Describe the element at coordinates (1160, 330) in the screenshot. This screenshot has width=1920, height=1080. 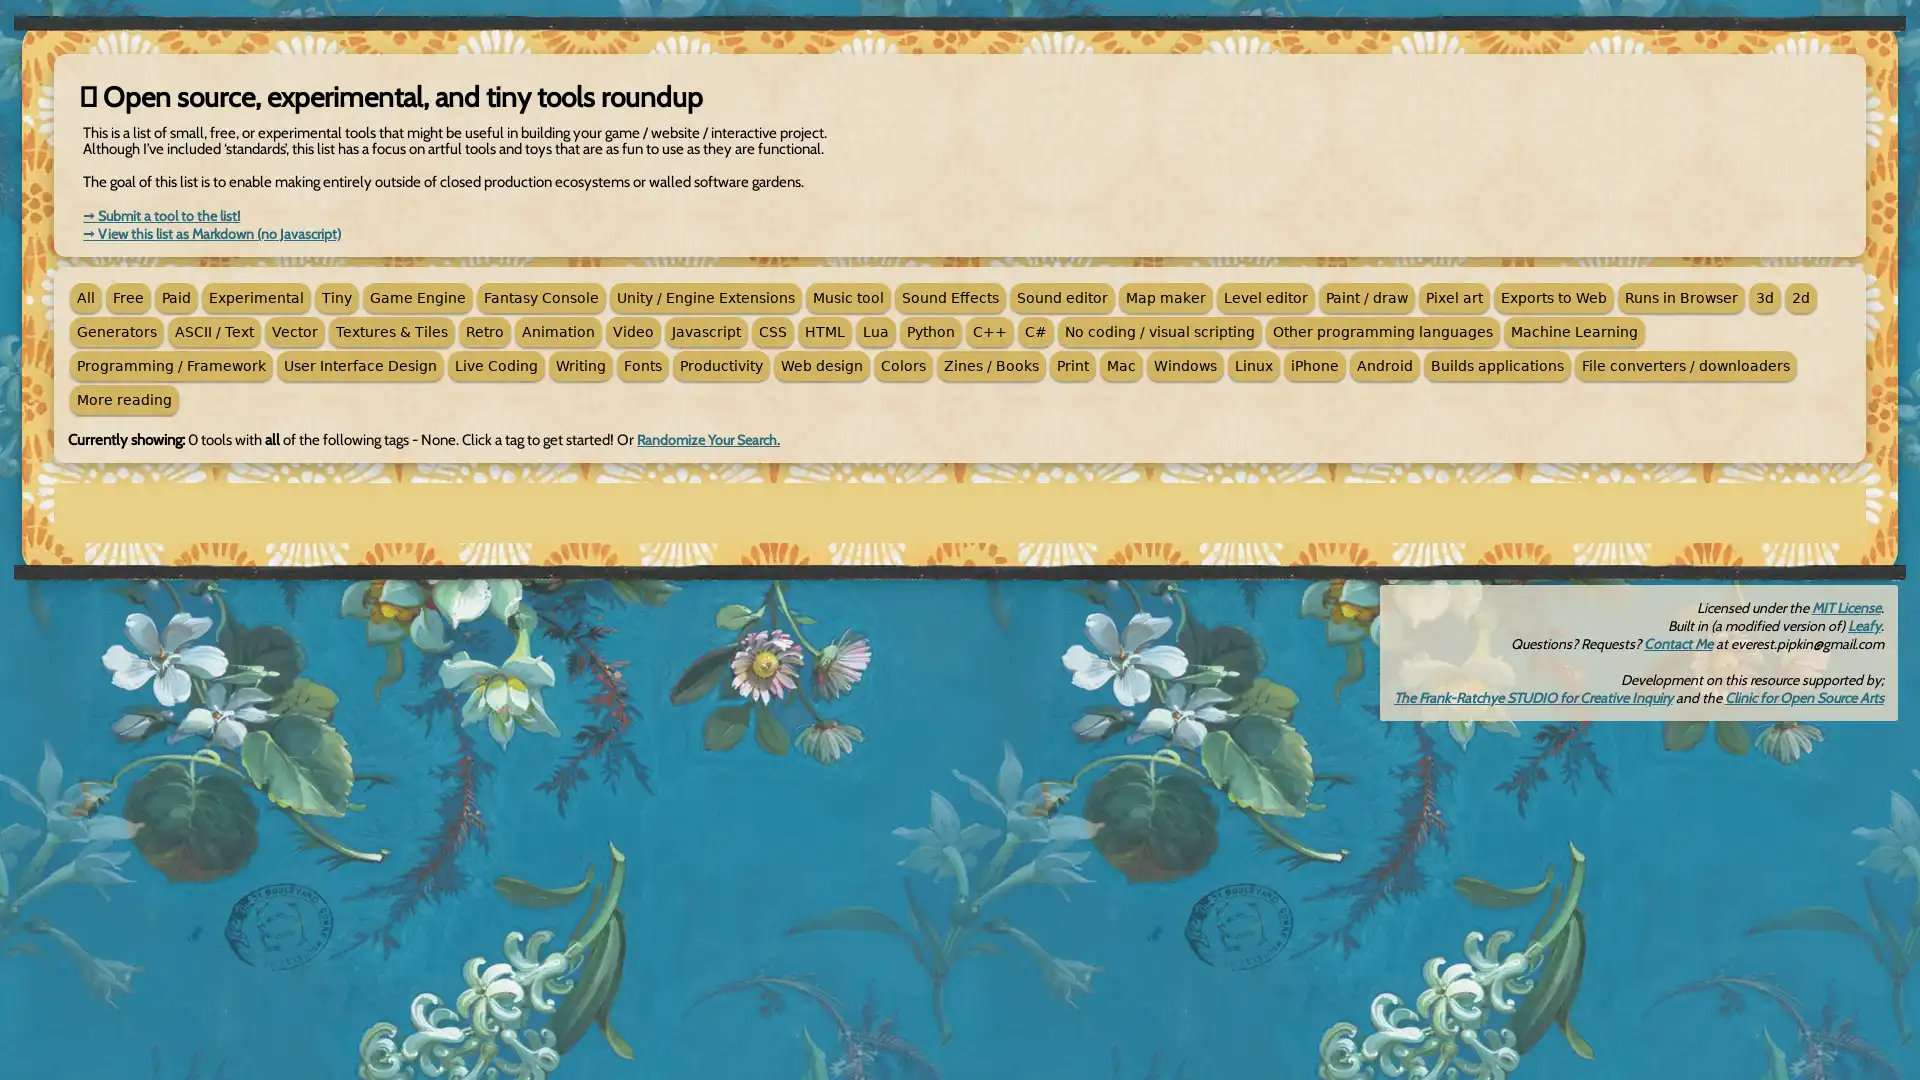
I see `No coding / visual scripting` at that location.